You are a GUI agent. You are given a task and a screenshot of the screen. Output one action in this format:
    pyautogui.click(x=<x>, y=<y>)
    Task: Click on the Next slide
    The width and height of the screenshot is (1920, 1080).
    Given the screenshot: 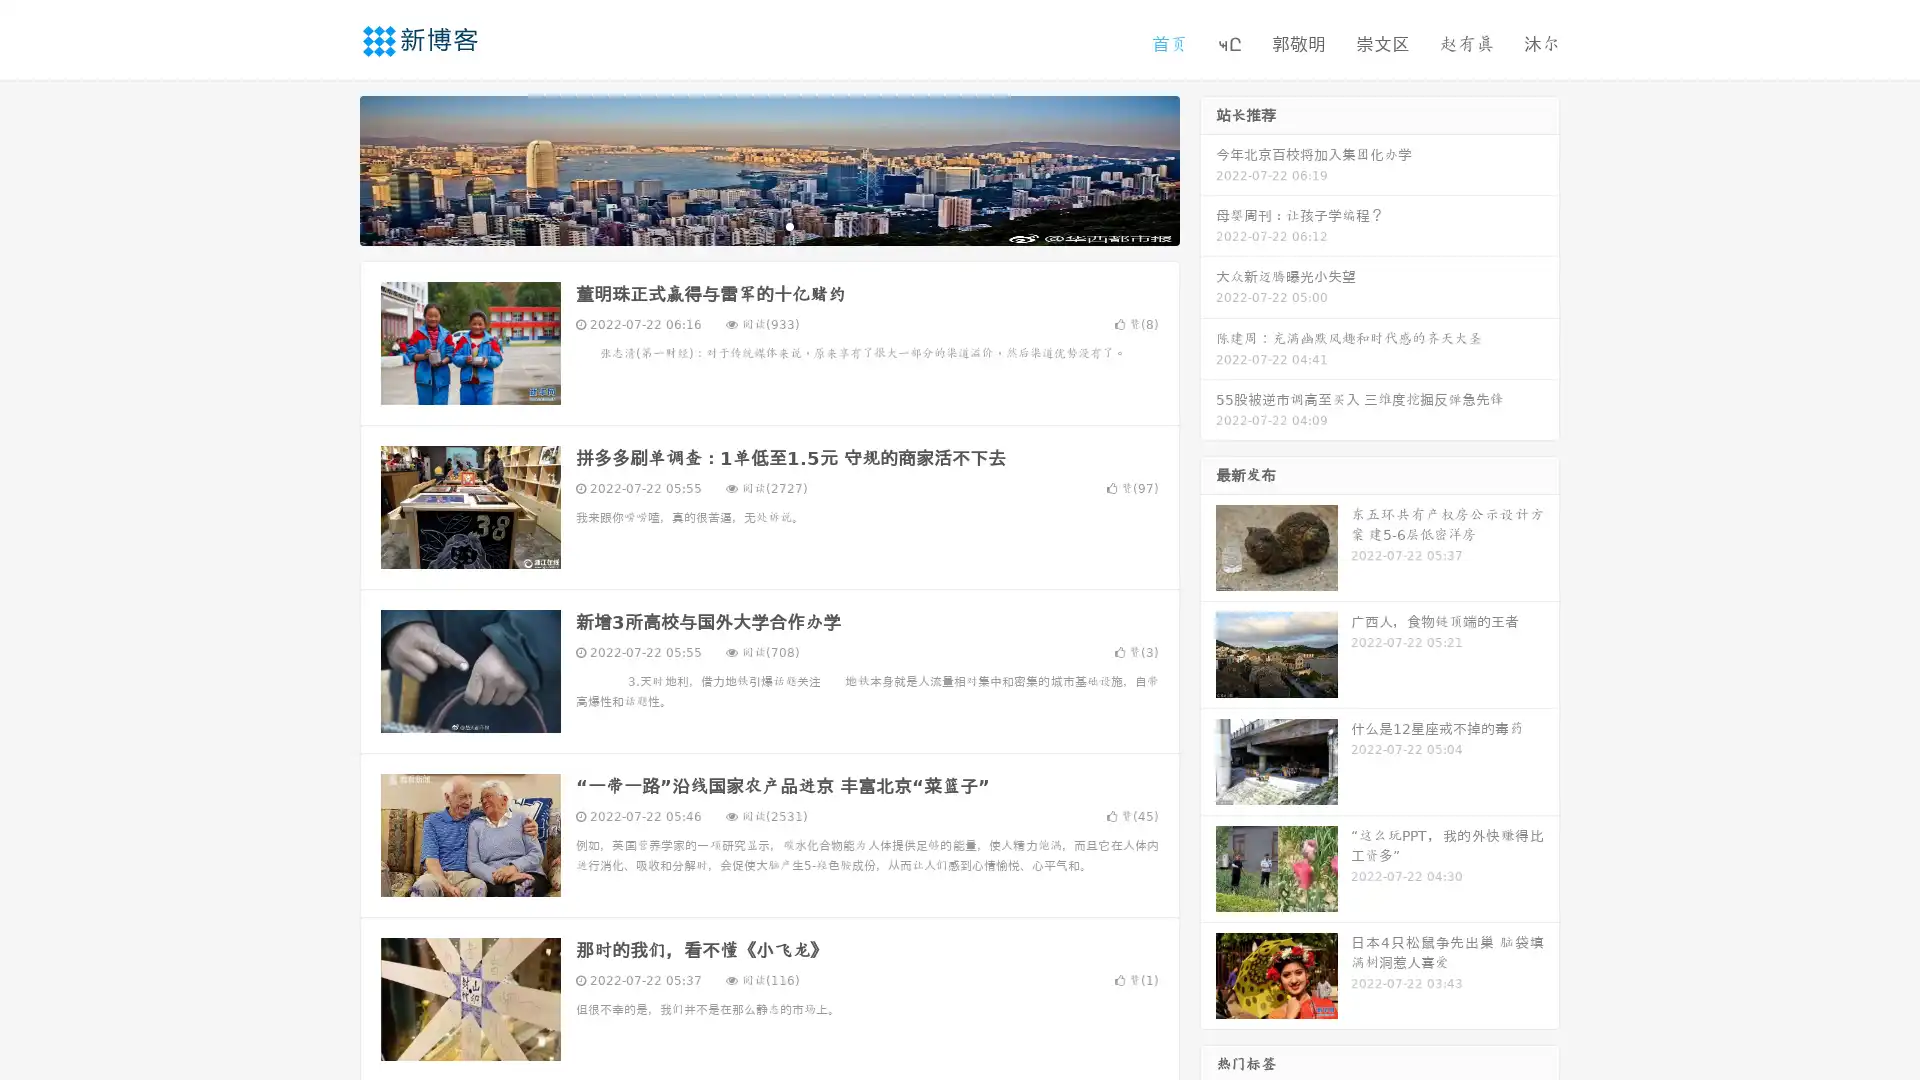 What is the action you would take?
    pyautogui.click(x=1208, y=168)
    